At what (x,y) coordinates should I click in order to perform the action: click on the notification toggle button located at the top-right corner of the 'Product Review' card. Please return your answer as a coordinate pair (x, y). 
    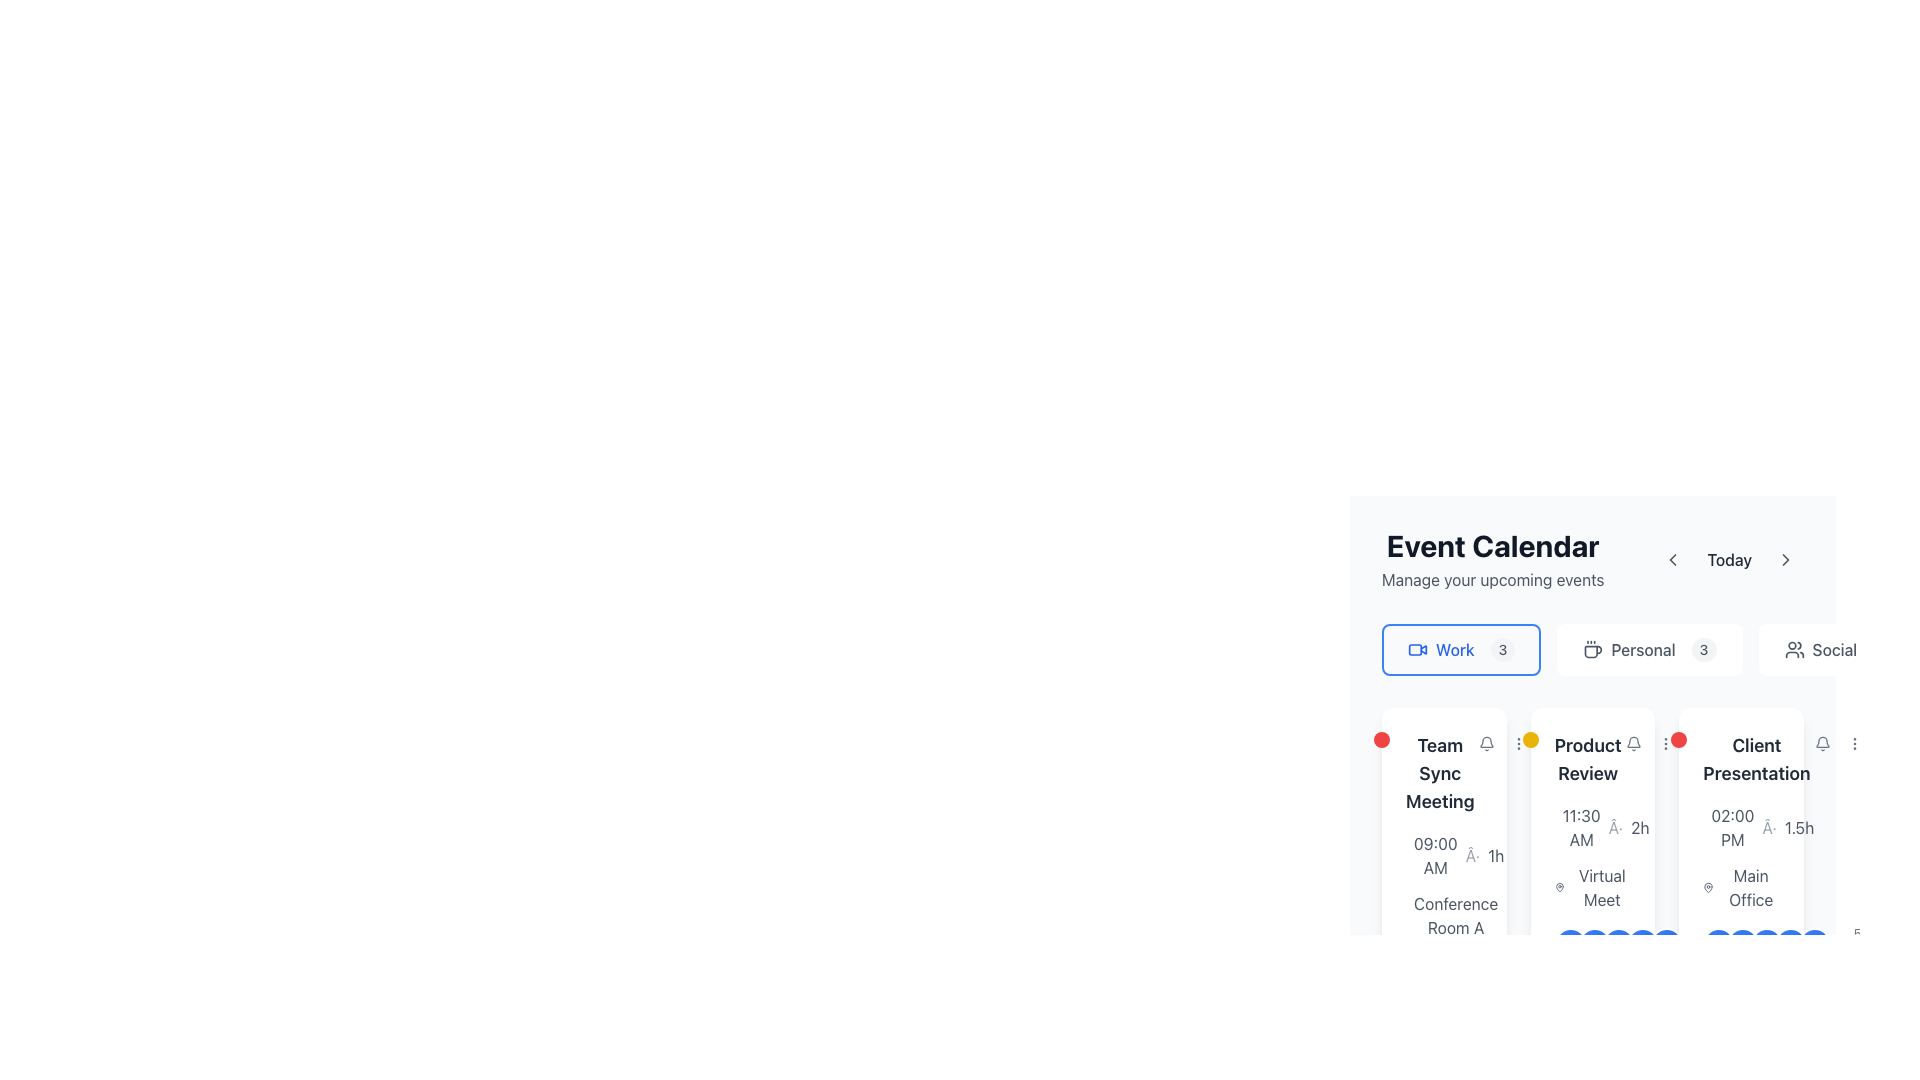
    Looking at the image, I should click on (1633, 744).